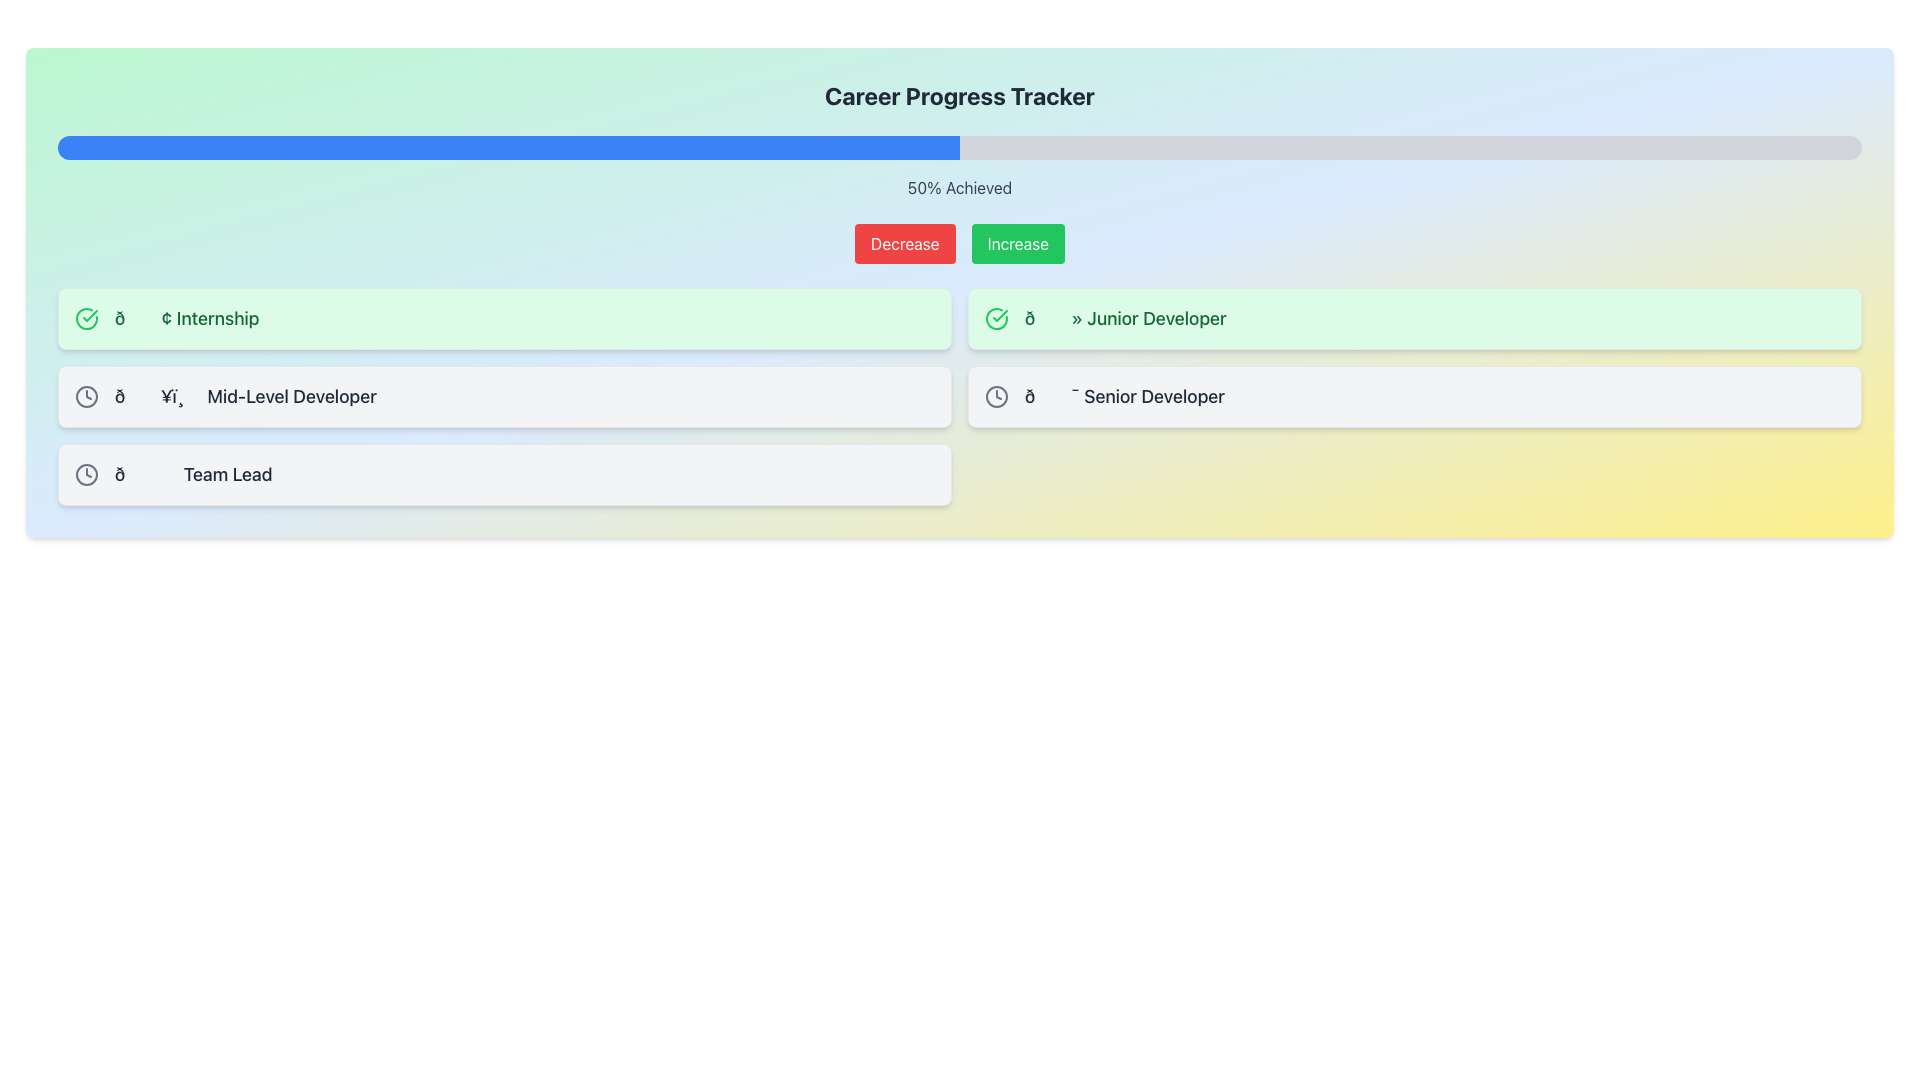  Describe the element at coordinates (904, 242) in the screenshot. I see `the leftmost button that triggers the decrement operation, located just below the progress bar displaying '50% Achieved'` at that location.